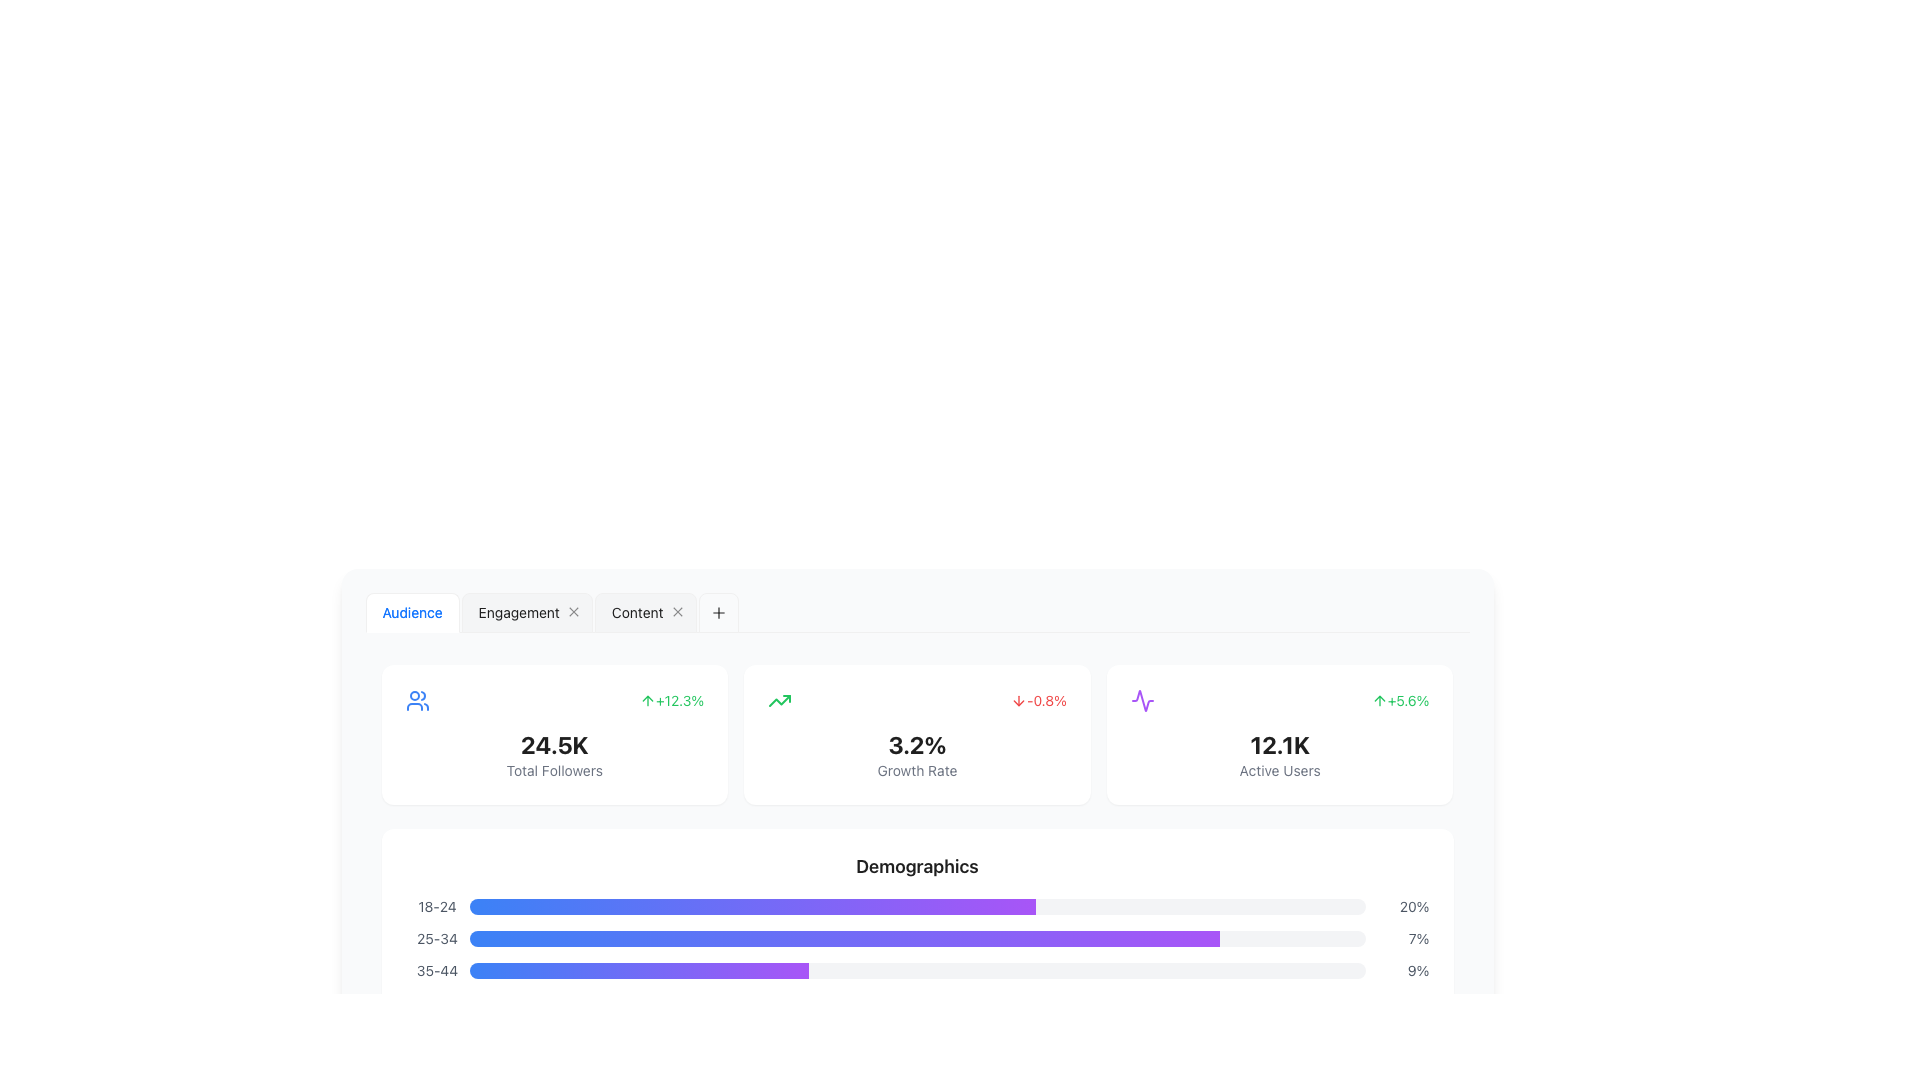 Image resolution: width=1920 pixels, height=1080 pixels. What do you see at coordinates (554, 744) in the screenshot?
I see `the Label element displaying '24.5K', which is styled in bold and large font, indicating 'Total Followers'` at bounding box center [554, 744].